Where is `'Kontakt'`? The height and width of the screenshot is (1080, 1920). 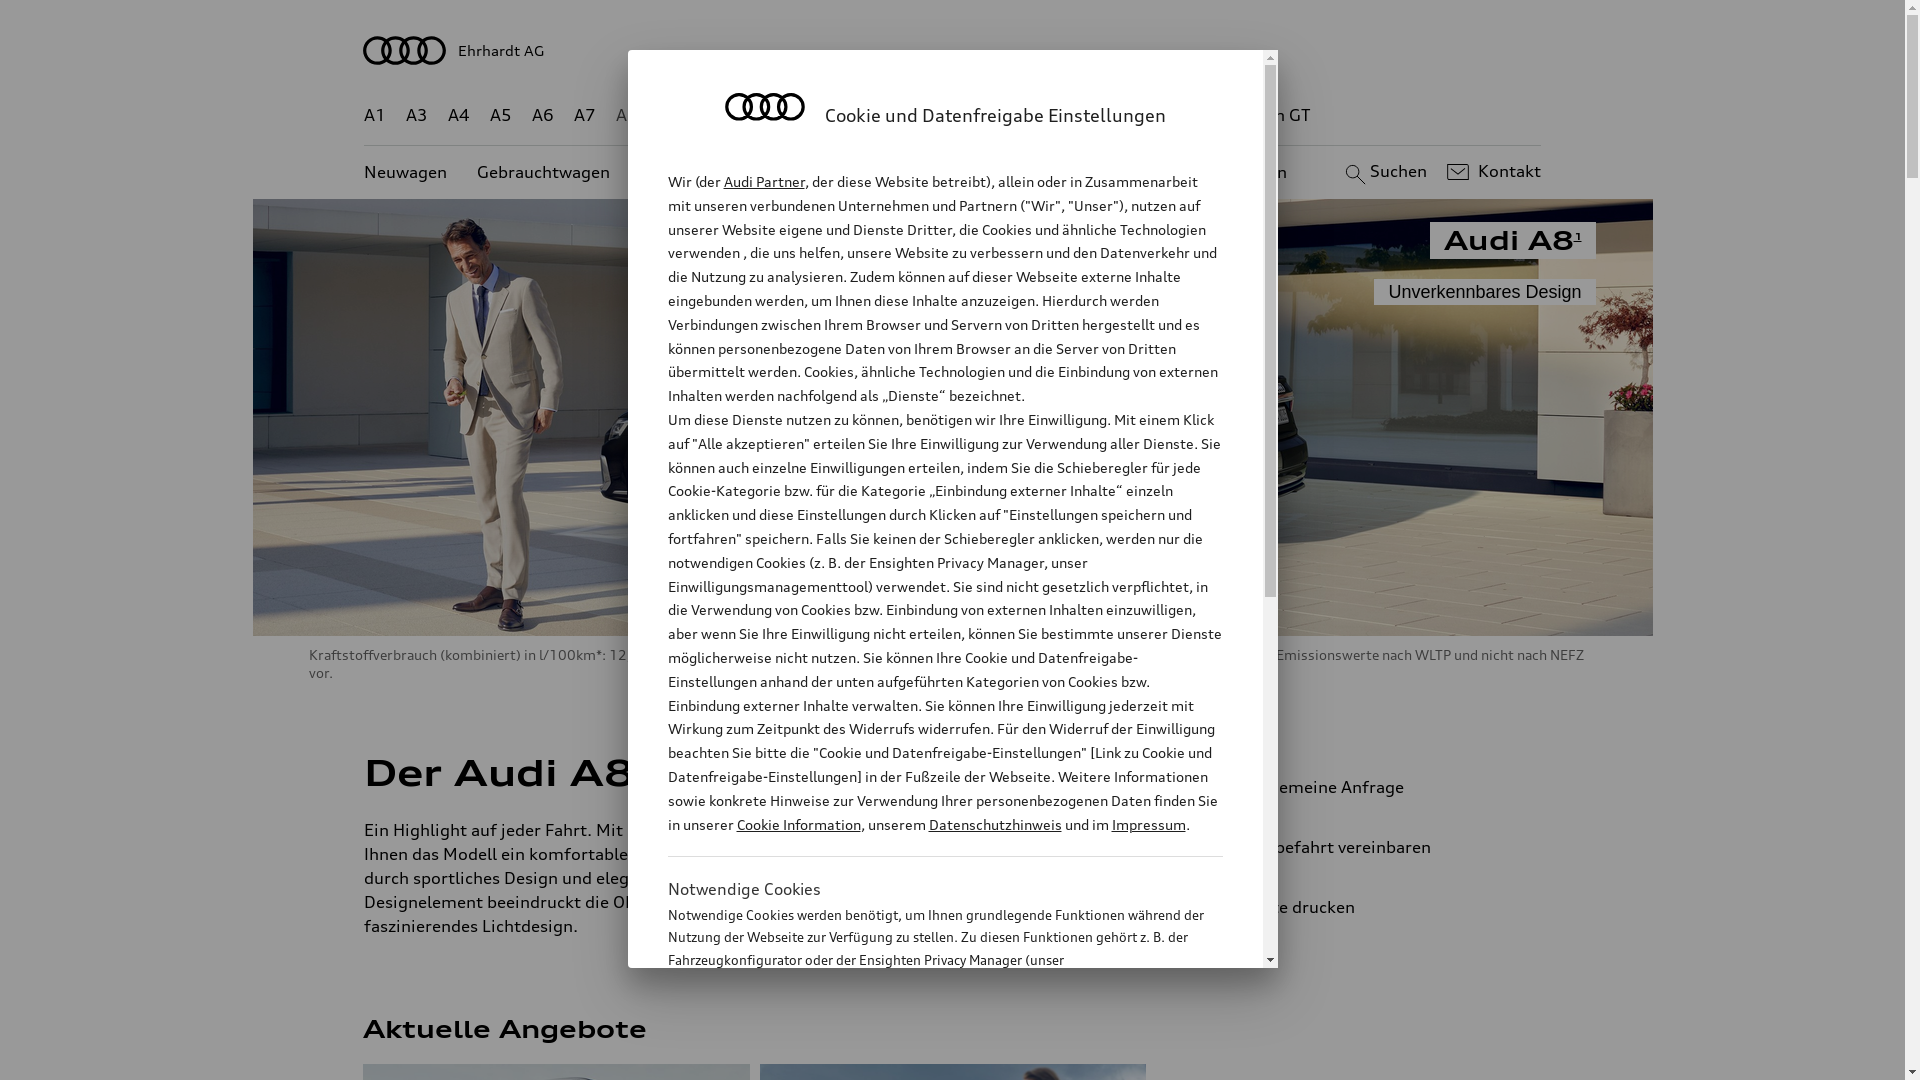 'Kontakt' is located at coordinates (1491, 171).